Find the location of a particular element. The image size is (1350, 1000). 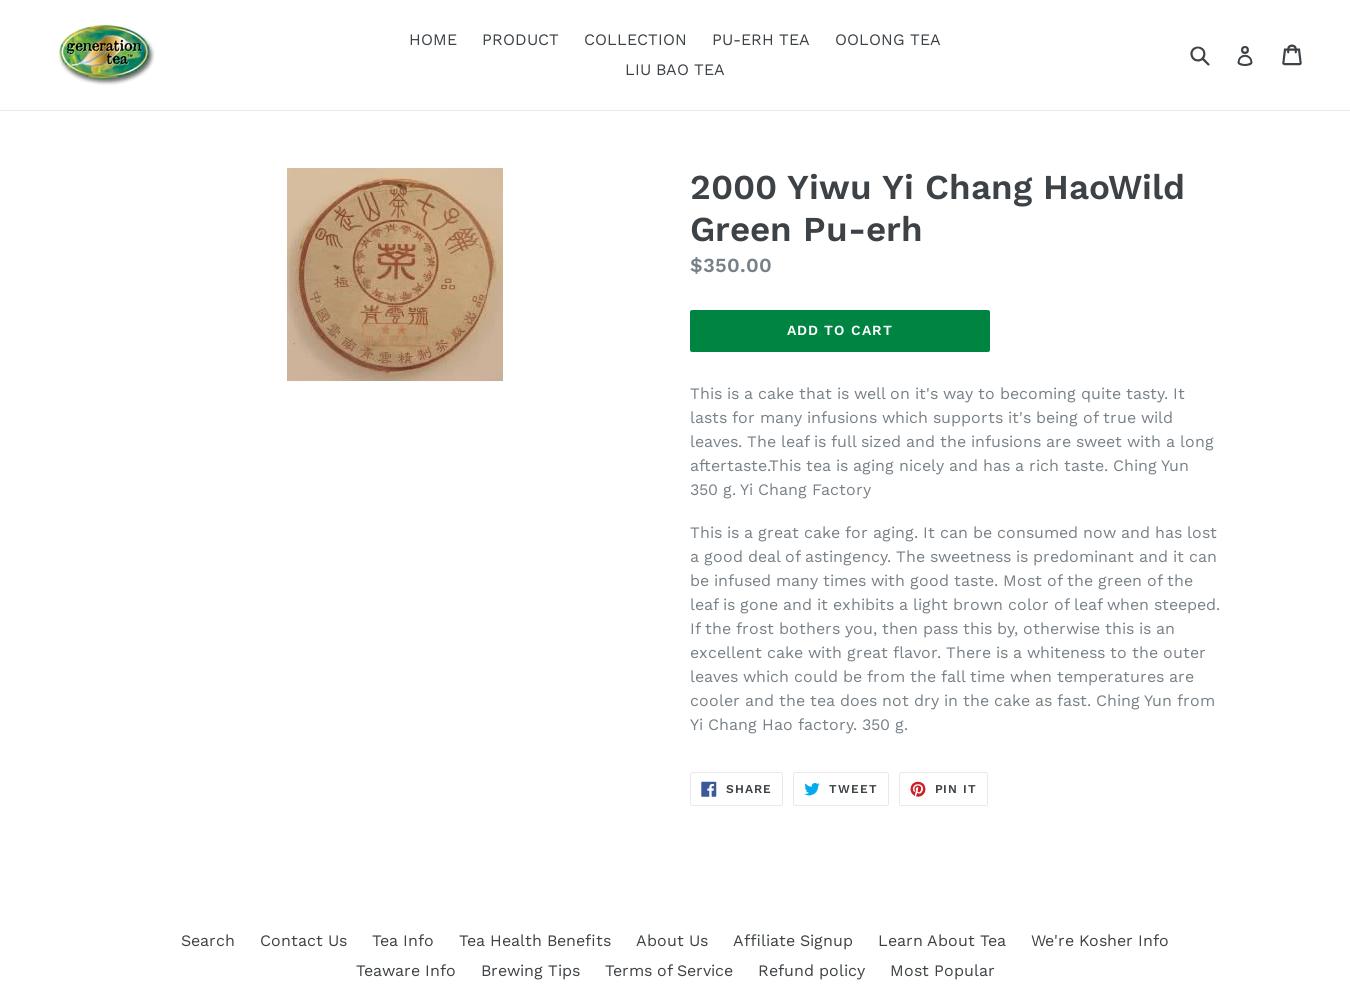

'Search' is located at coordinates (181, 939).